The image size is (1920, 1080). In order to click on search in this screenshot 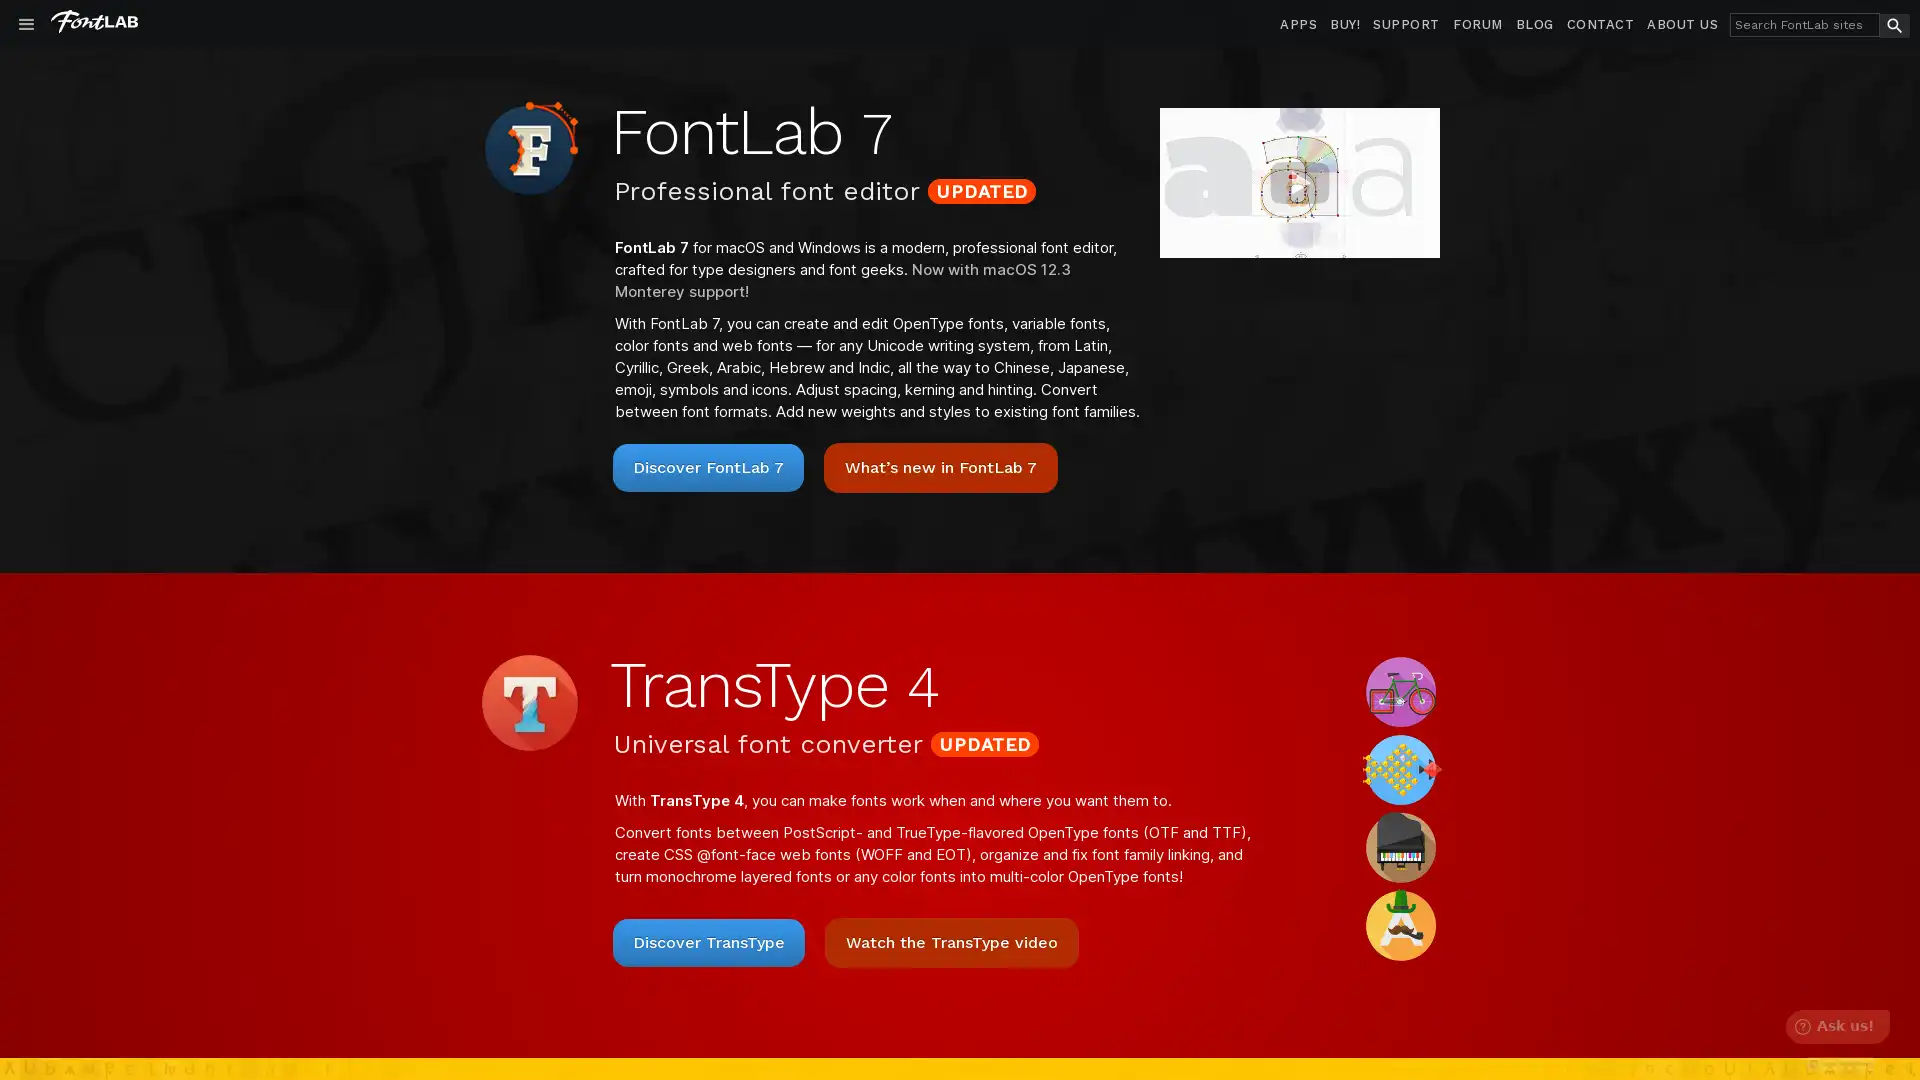, I will do `click(1894, 26)`.